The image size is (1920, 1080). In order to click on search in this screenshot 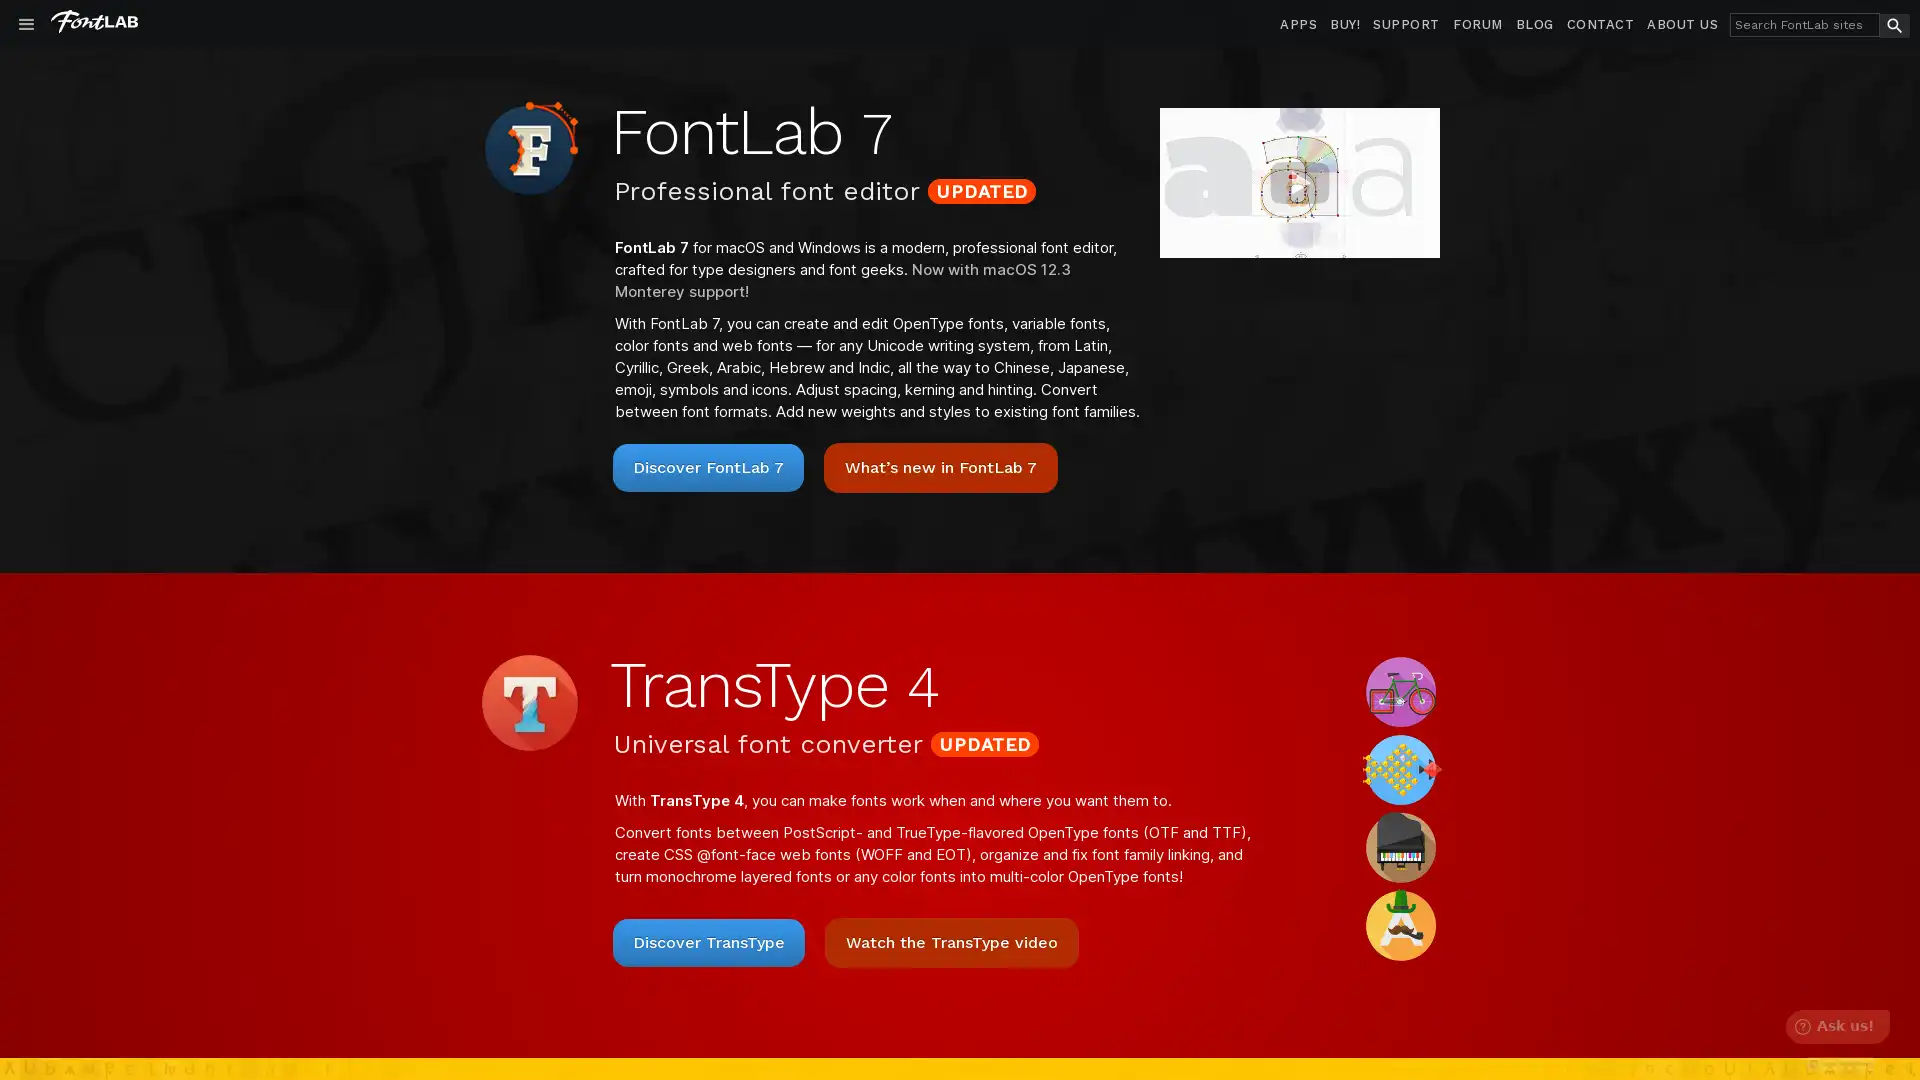, I will do `click(1894, 26)`.